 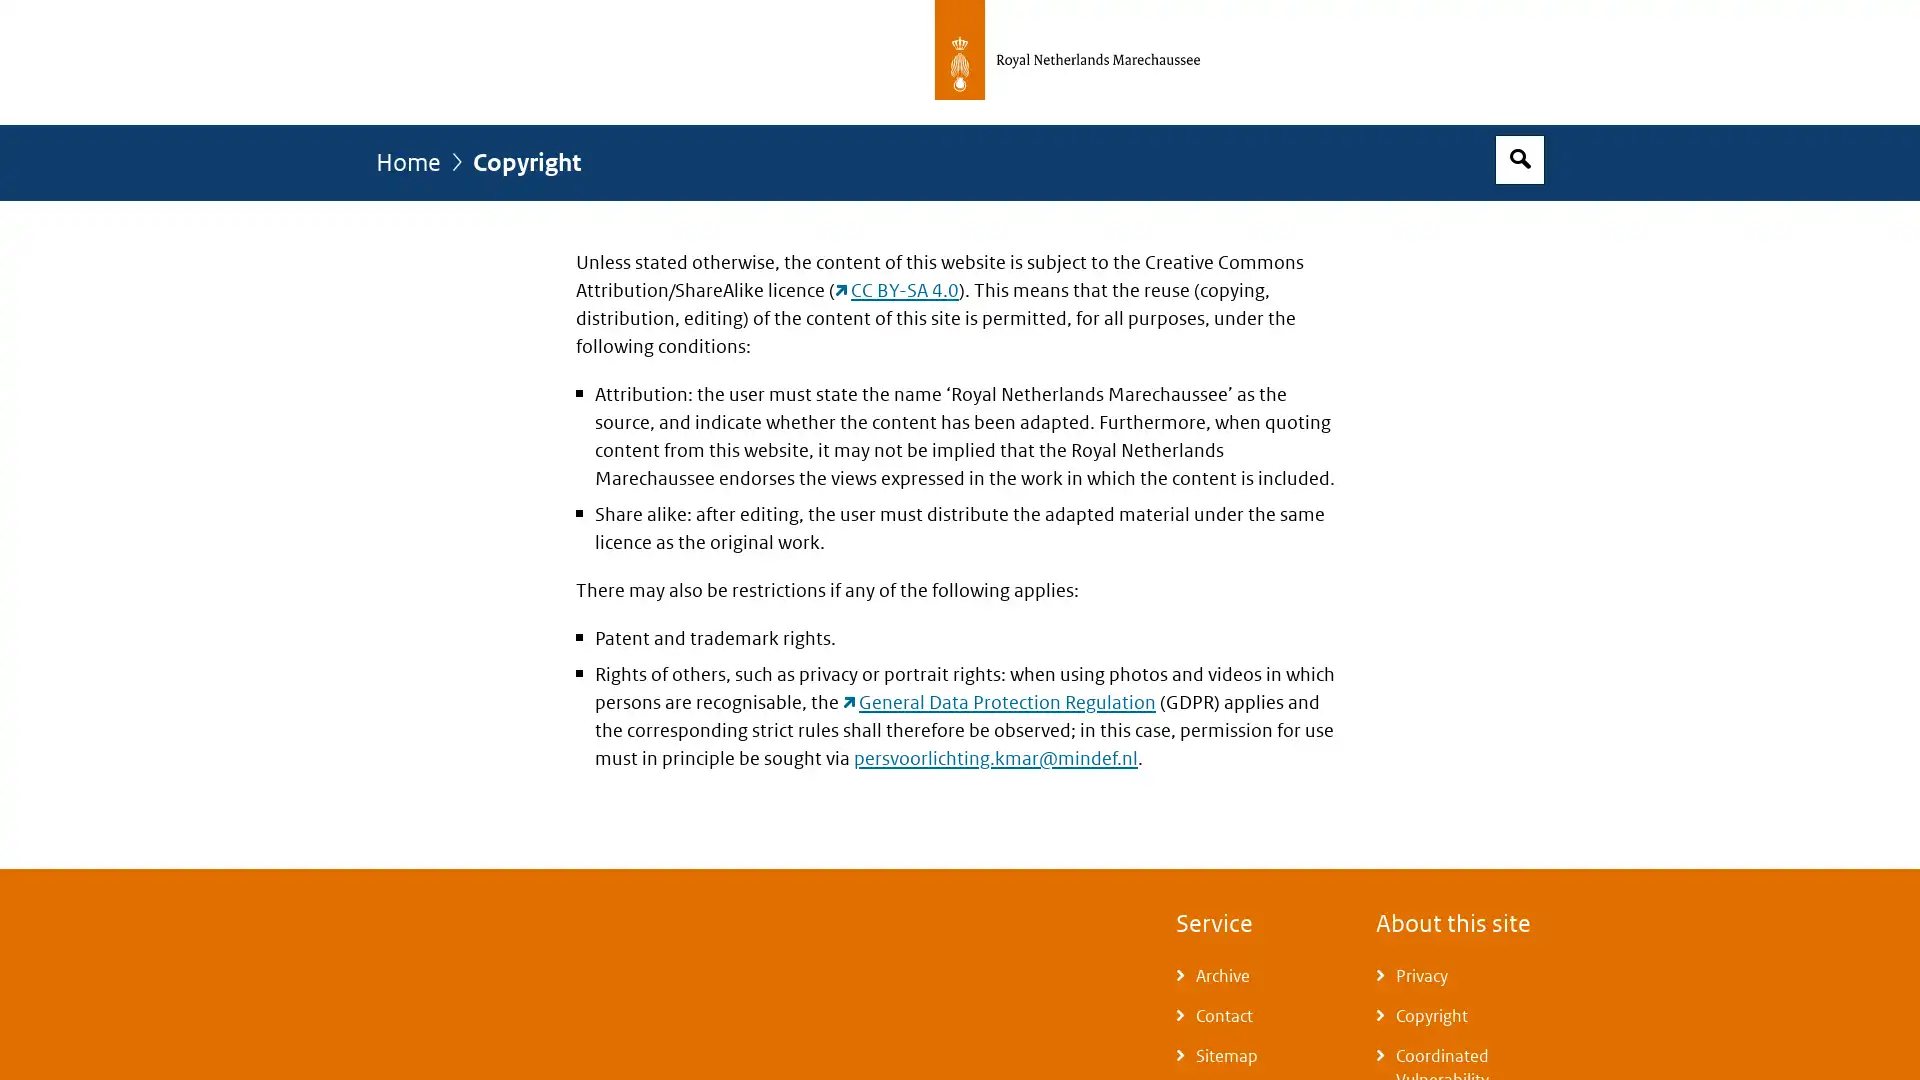 I want to click on Open search box, so click(x=1520, y=158).